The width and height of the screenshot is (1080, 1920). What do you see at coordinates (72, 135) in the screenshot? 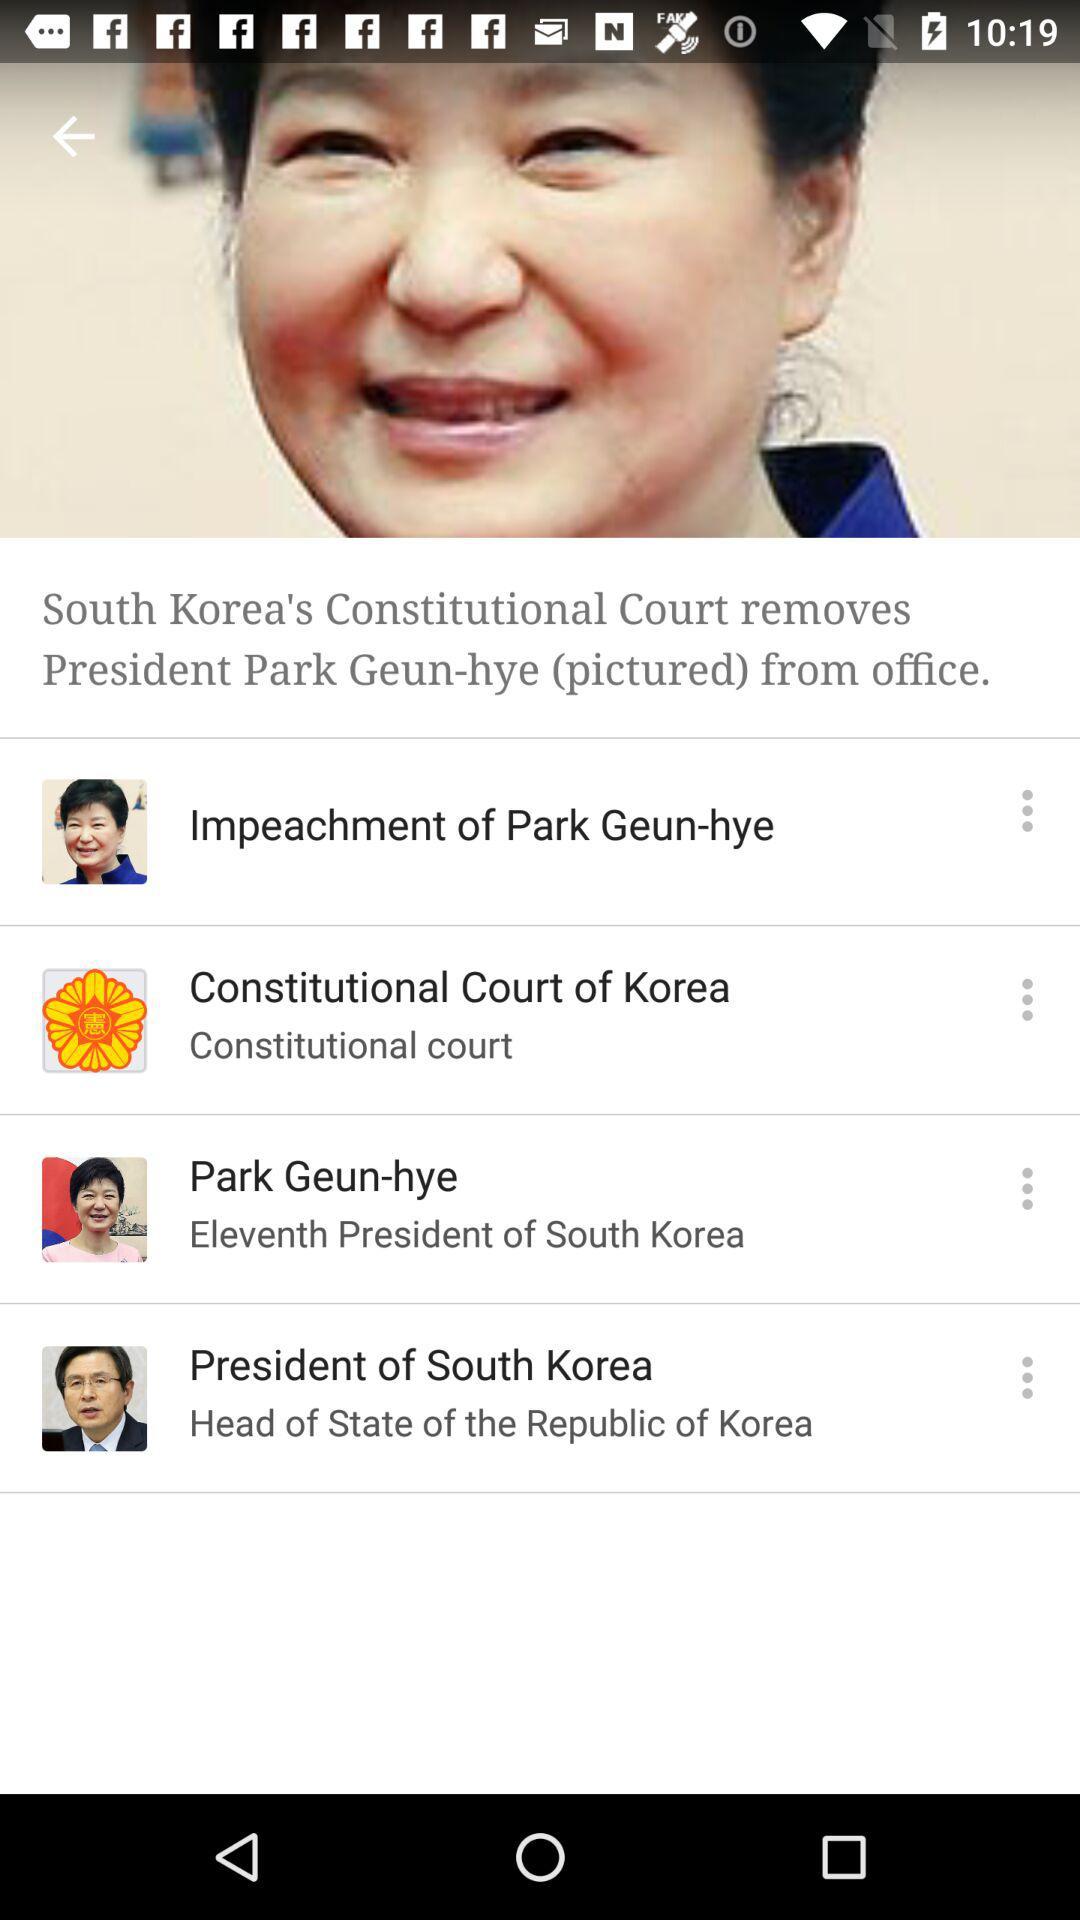
I see `icon at the top left corner` at bounding box center [72, 135].